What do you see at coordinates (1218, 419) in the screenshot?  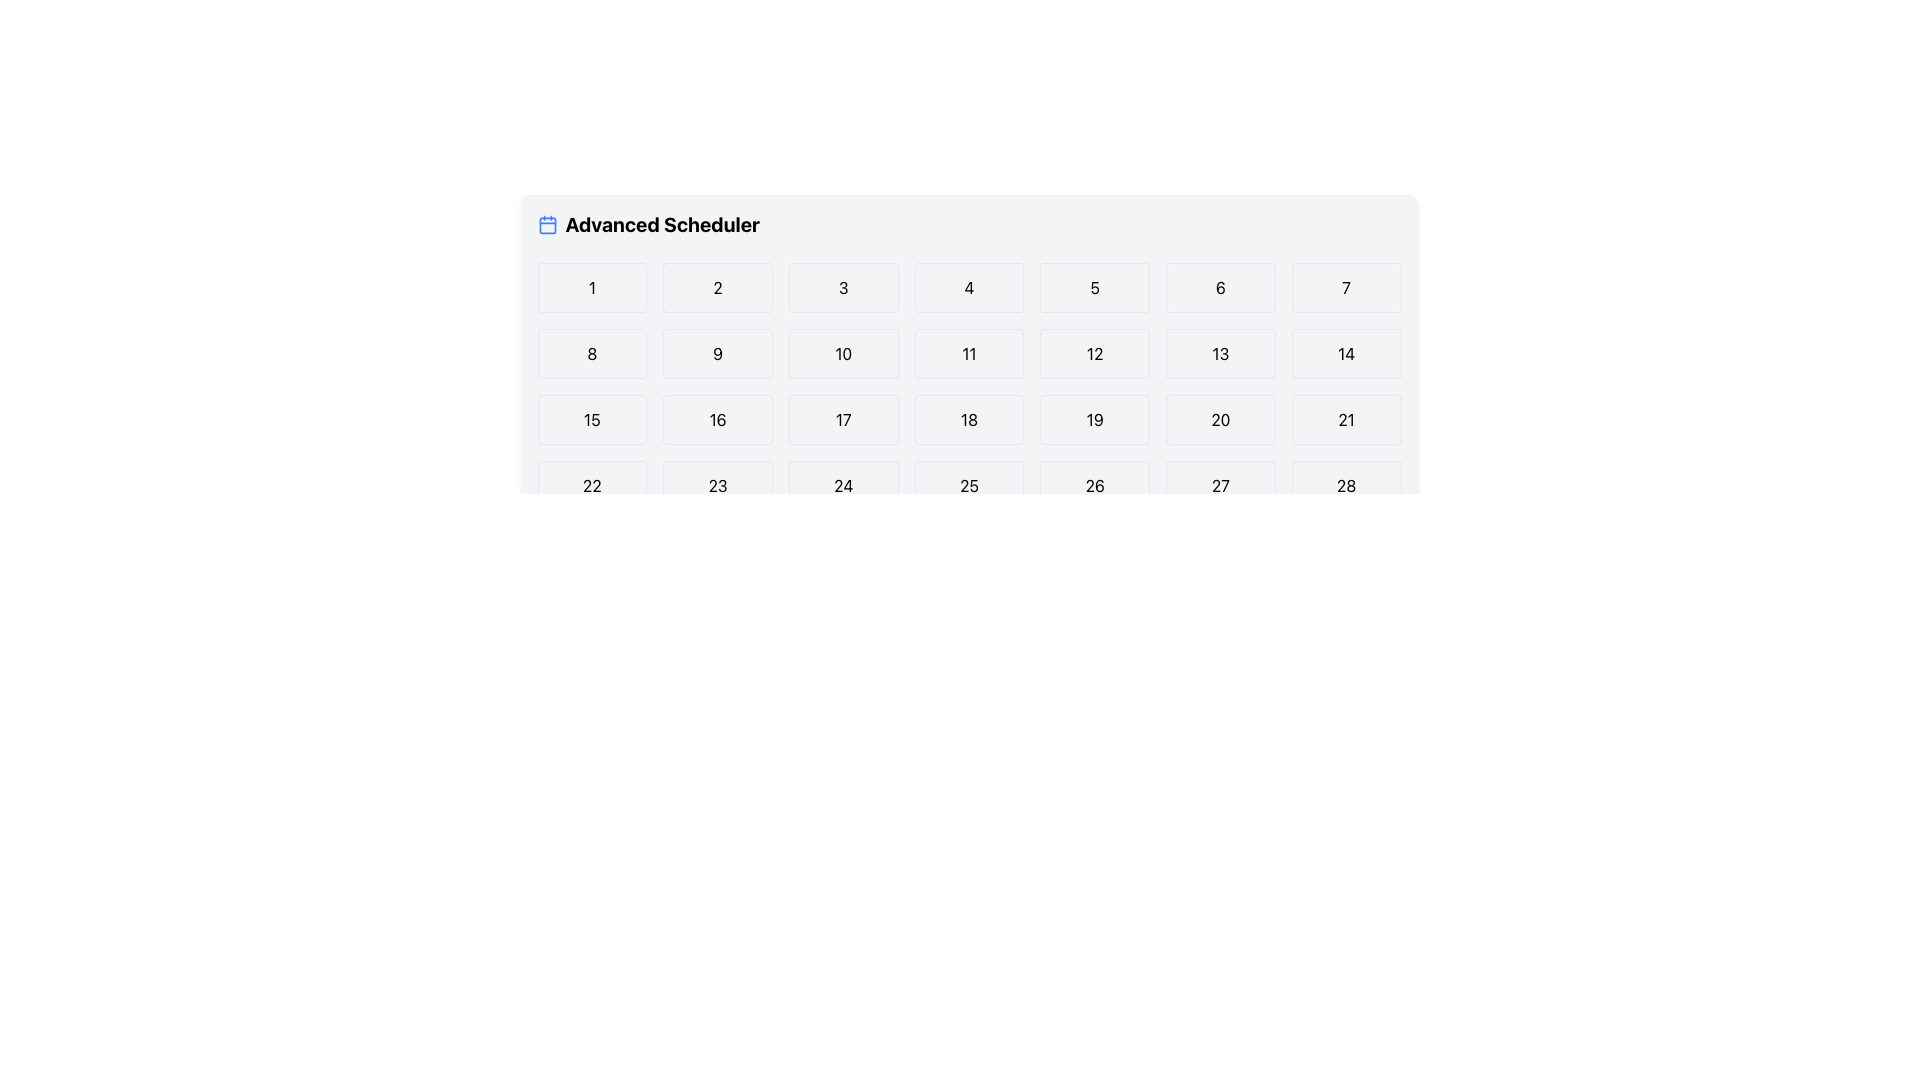 I see `the selectable date cell located in the third row and sixth column of the calendar grid` at bounding box center [1218, 419].